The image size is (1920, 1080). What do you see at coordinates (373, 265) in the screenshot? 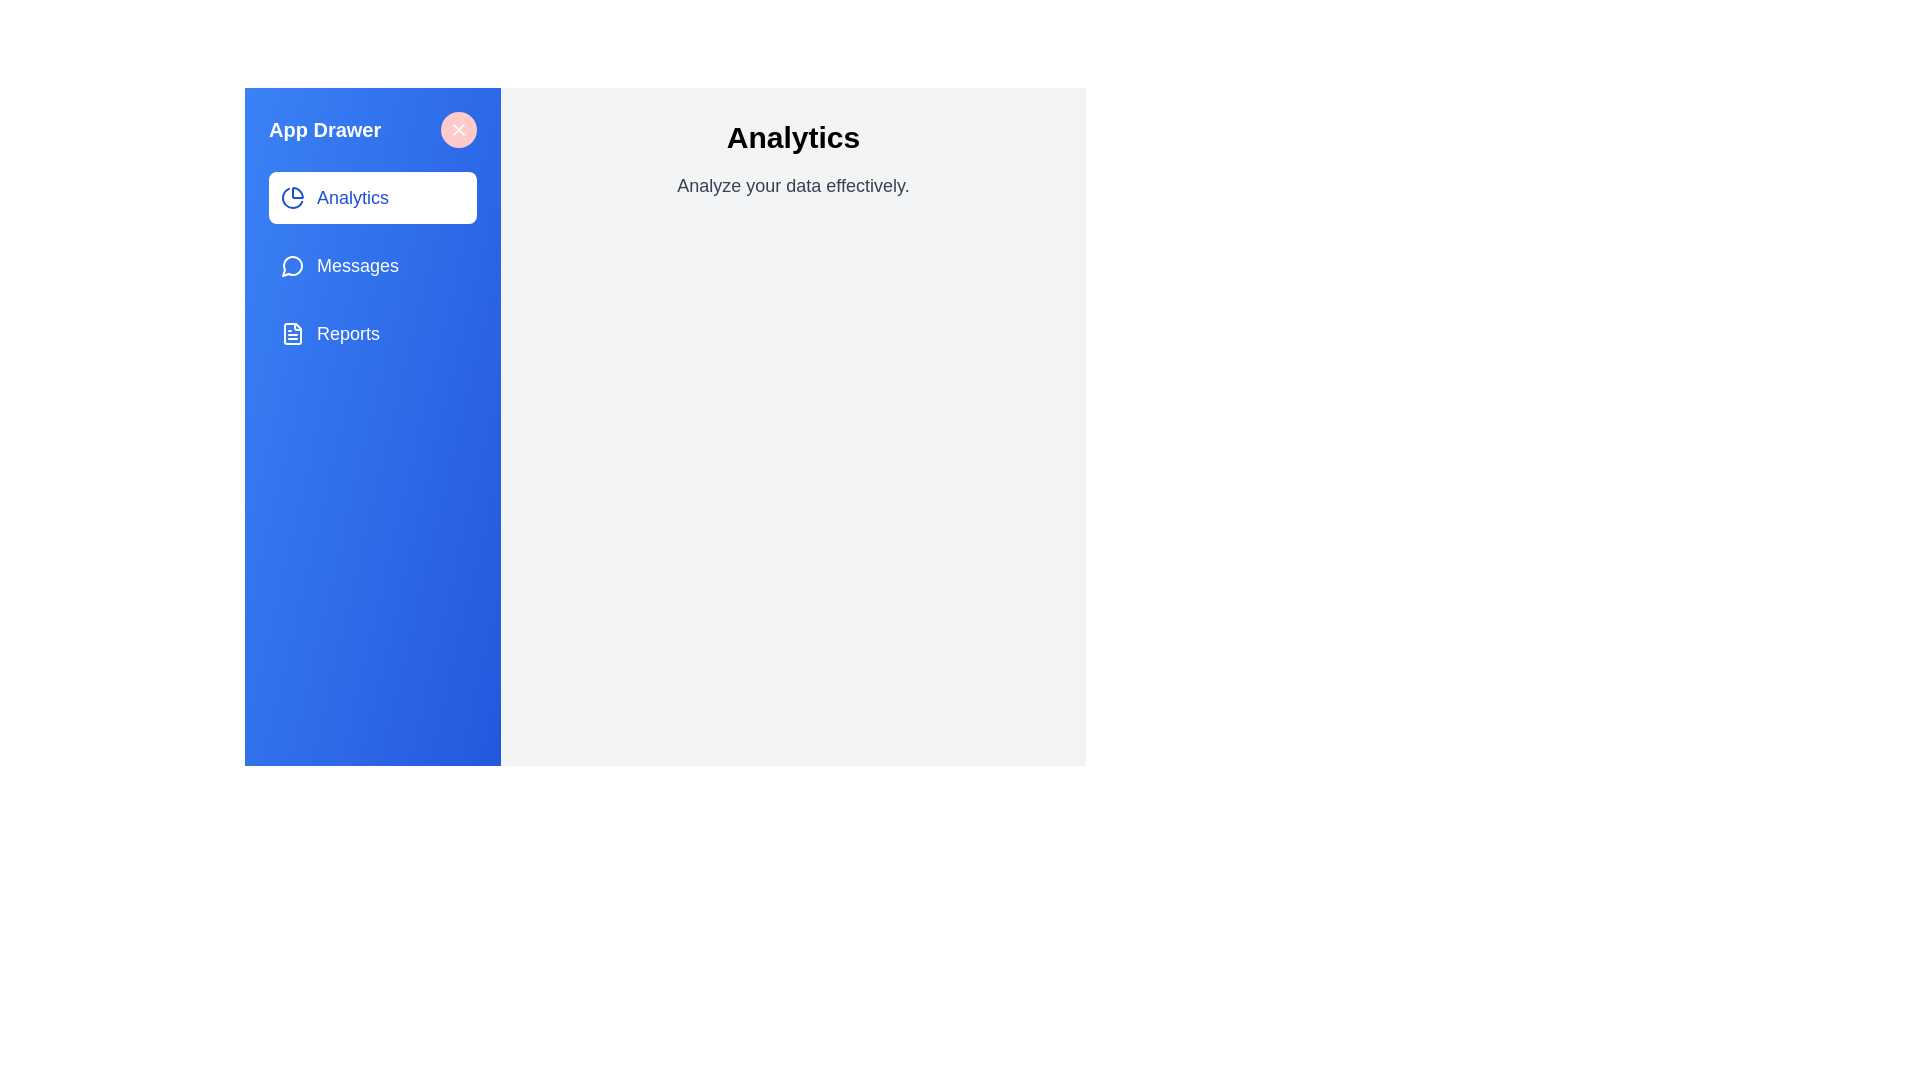
I see `the menu option Messages` at bounding box center [373, 265].